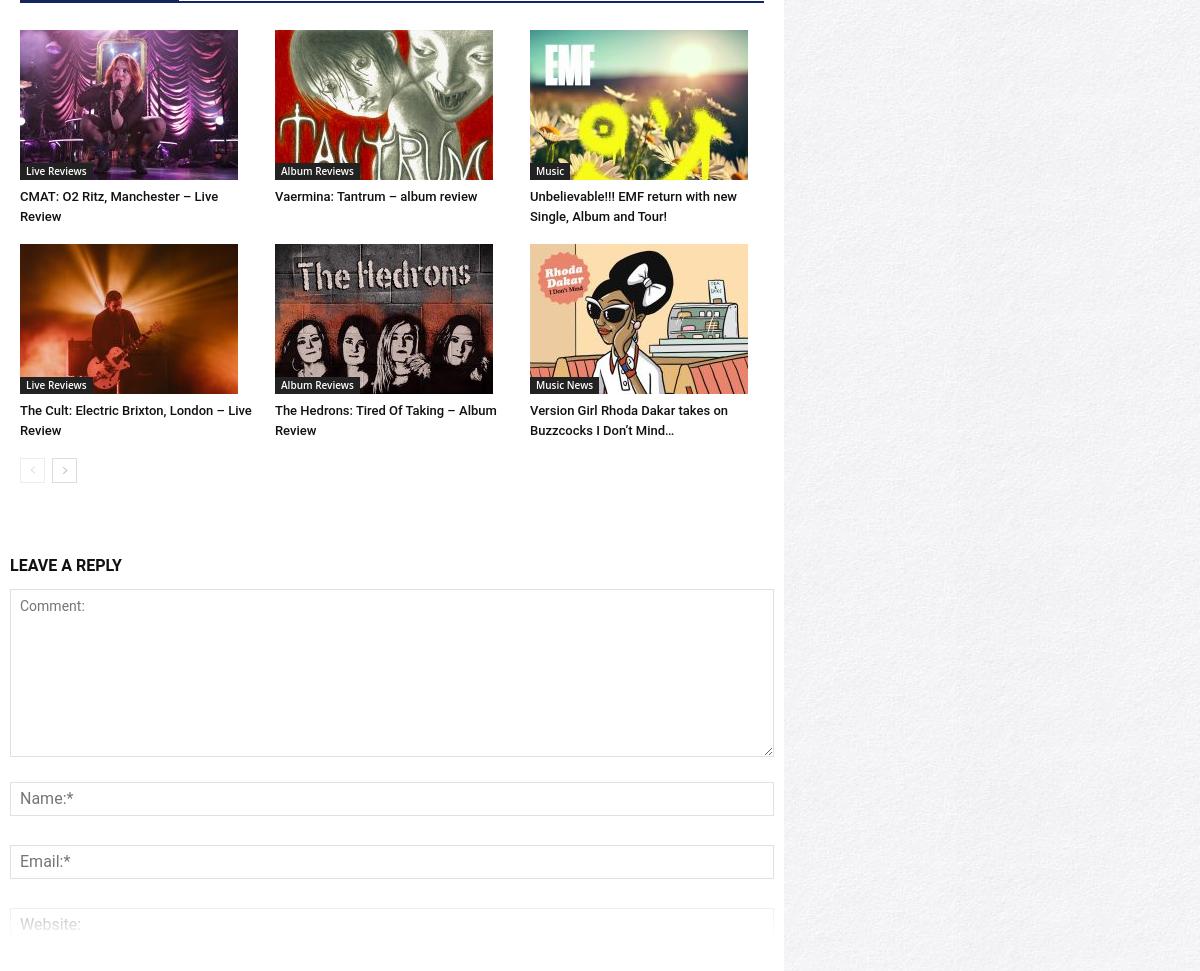 Image resolution: width=1200 pixels, height=971 pixels. Describe the element at coordinates (385, 488) in the screenshot. I see `'The Hedrons: Tired Of Taking – Album Review'` at that location.